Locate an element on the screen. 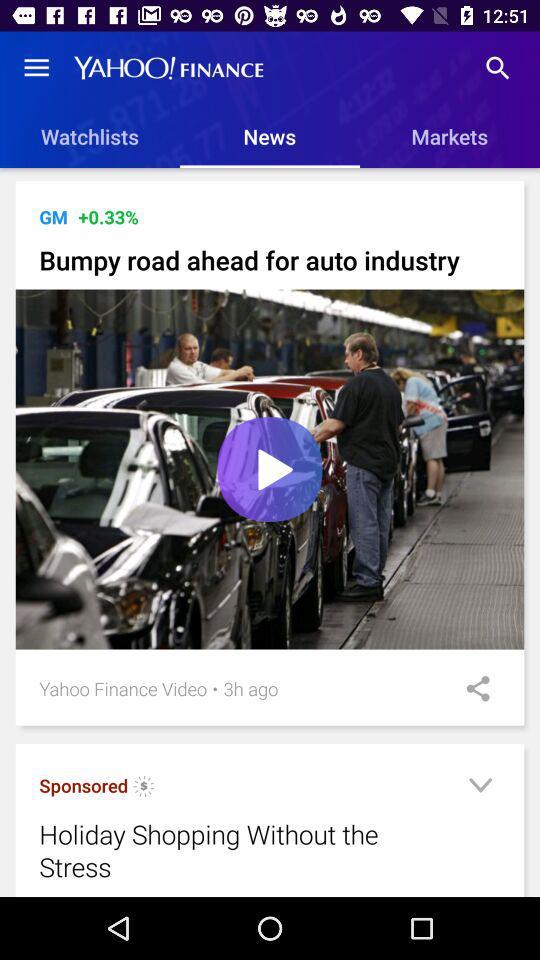 The width and height of the screenshot is (540, 960). the item above the holiday shopping without icon is located at coordinates (143, 789).